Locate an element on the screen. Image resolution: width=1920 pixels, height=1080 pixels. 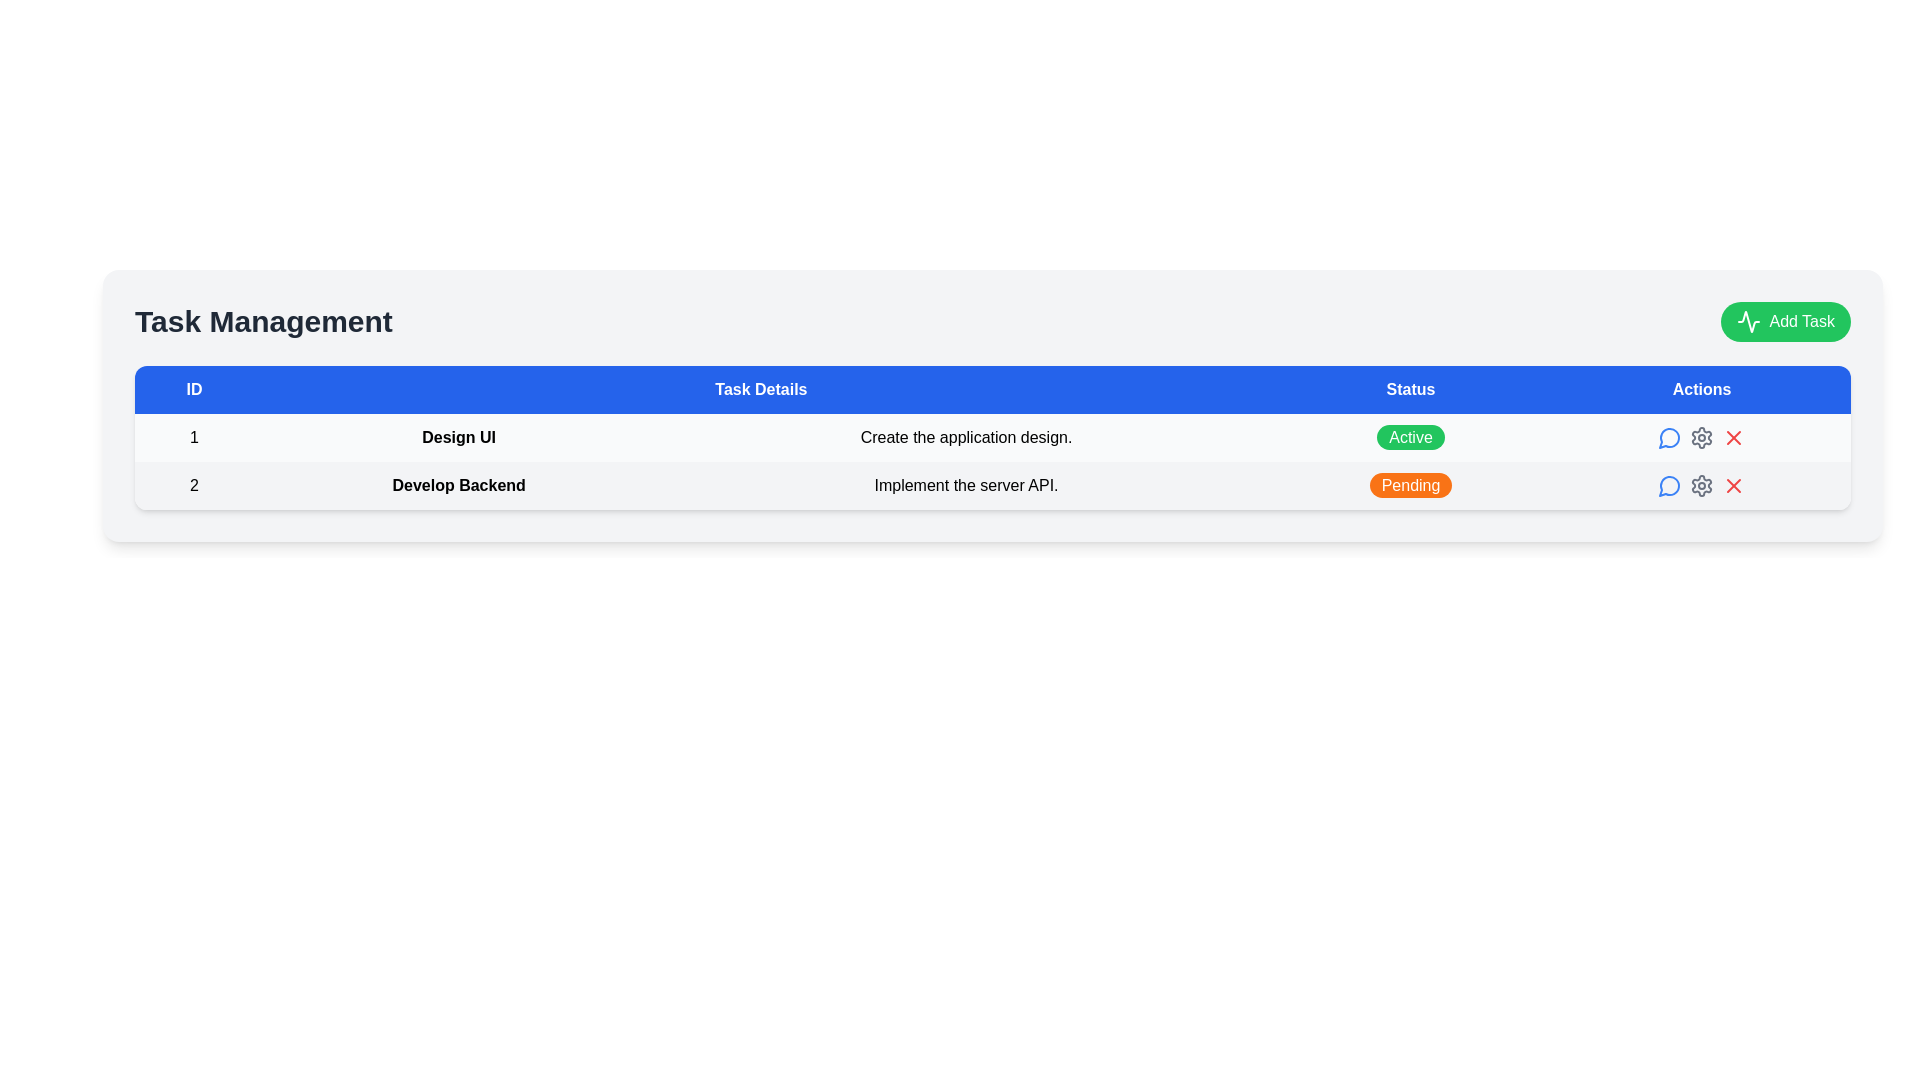
the Settings icon button located in the Actions column of the second row is located at coordinates (1701, 437).